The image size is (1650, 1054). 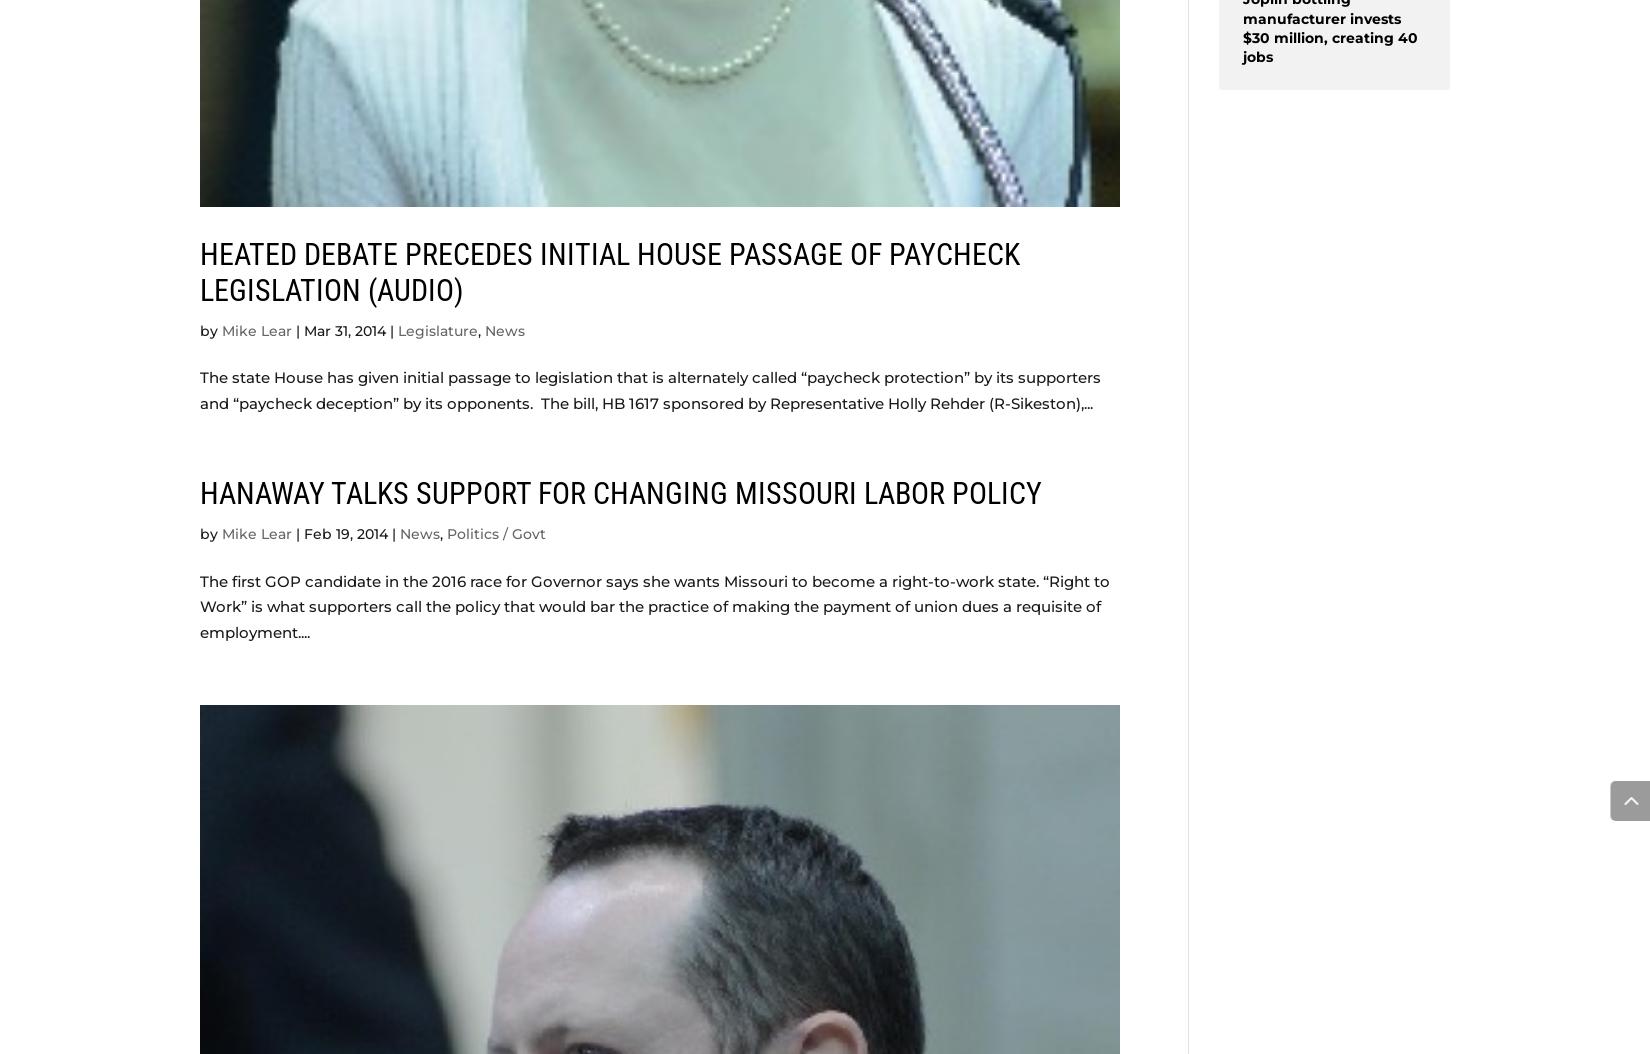 What do you see at coordinates (654, 605) in the screenshot?
I see `'The first GOP candidate in the 2016 race for Governor says she wants Missouri to become a right-to-work state. “Right to Work” is what supporters call the policy that would bar the practice of making the payment of union dues a requisite of employment....'` at bounding box center [654, 605].